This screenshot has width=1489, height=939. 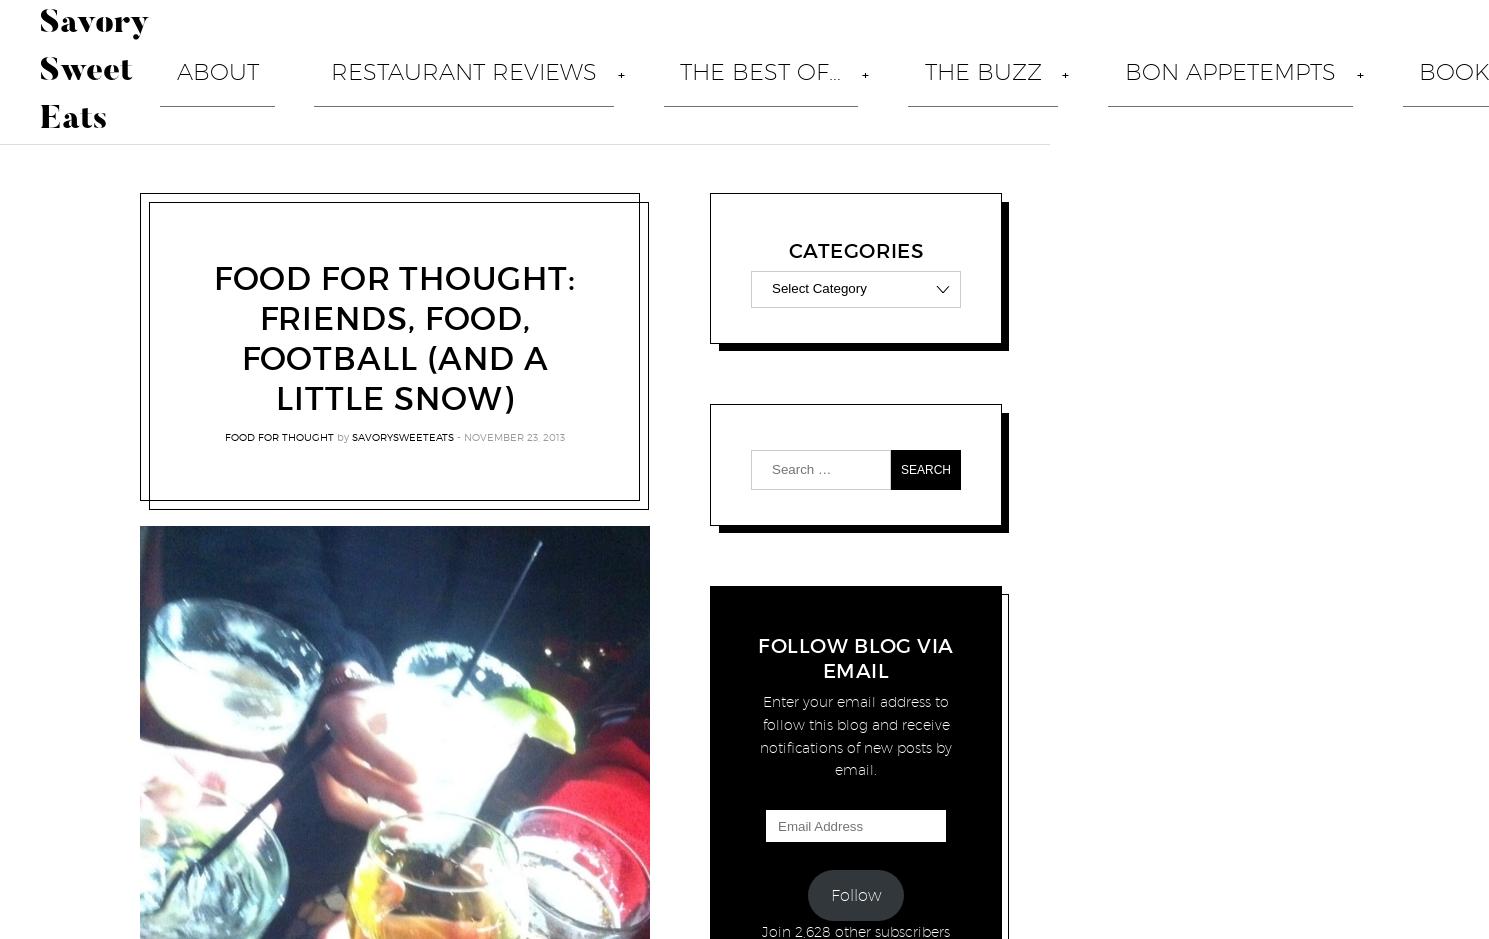 What do you see at coordinates (529, 833) in the screenshot?
I see `'Steak'` at bounding box center [529, 833].